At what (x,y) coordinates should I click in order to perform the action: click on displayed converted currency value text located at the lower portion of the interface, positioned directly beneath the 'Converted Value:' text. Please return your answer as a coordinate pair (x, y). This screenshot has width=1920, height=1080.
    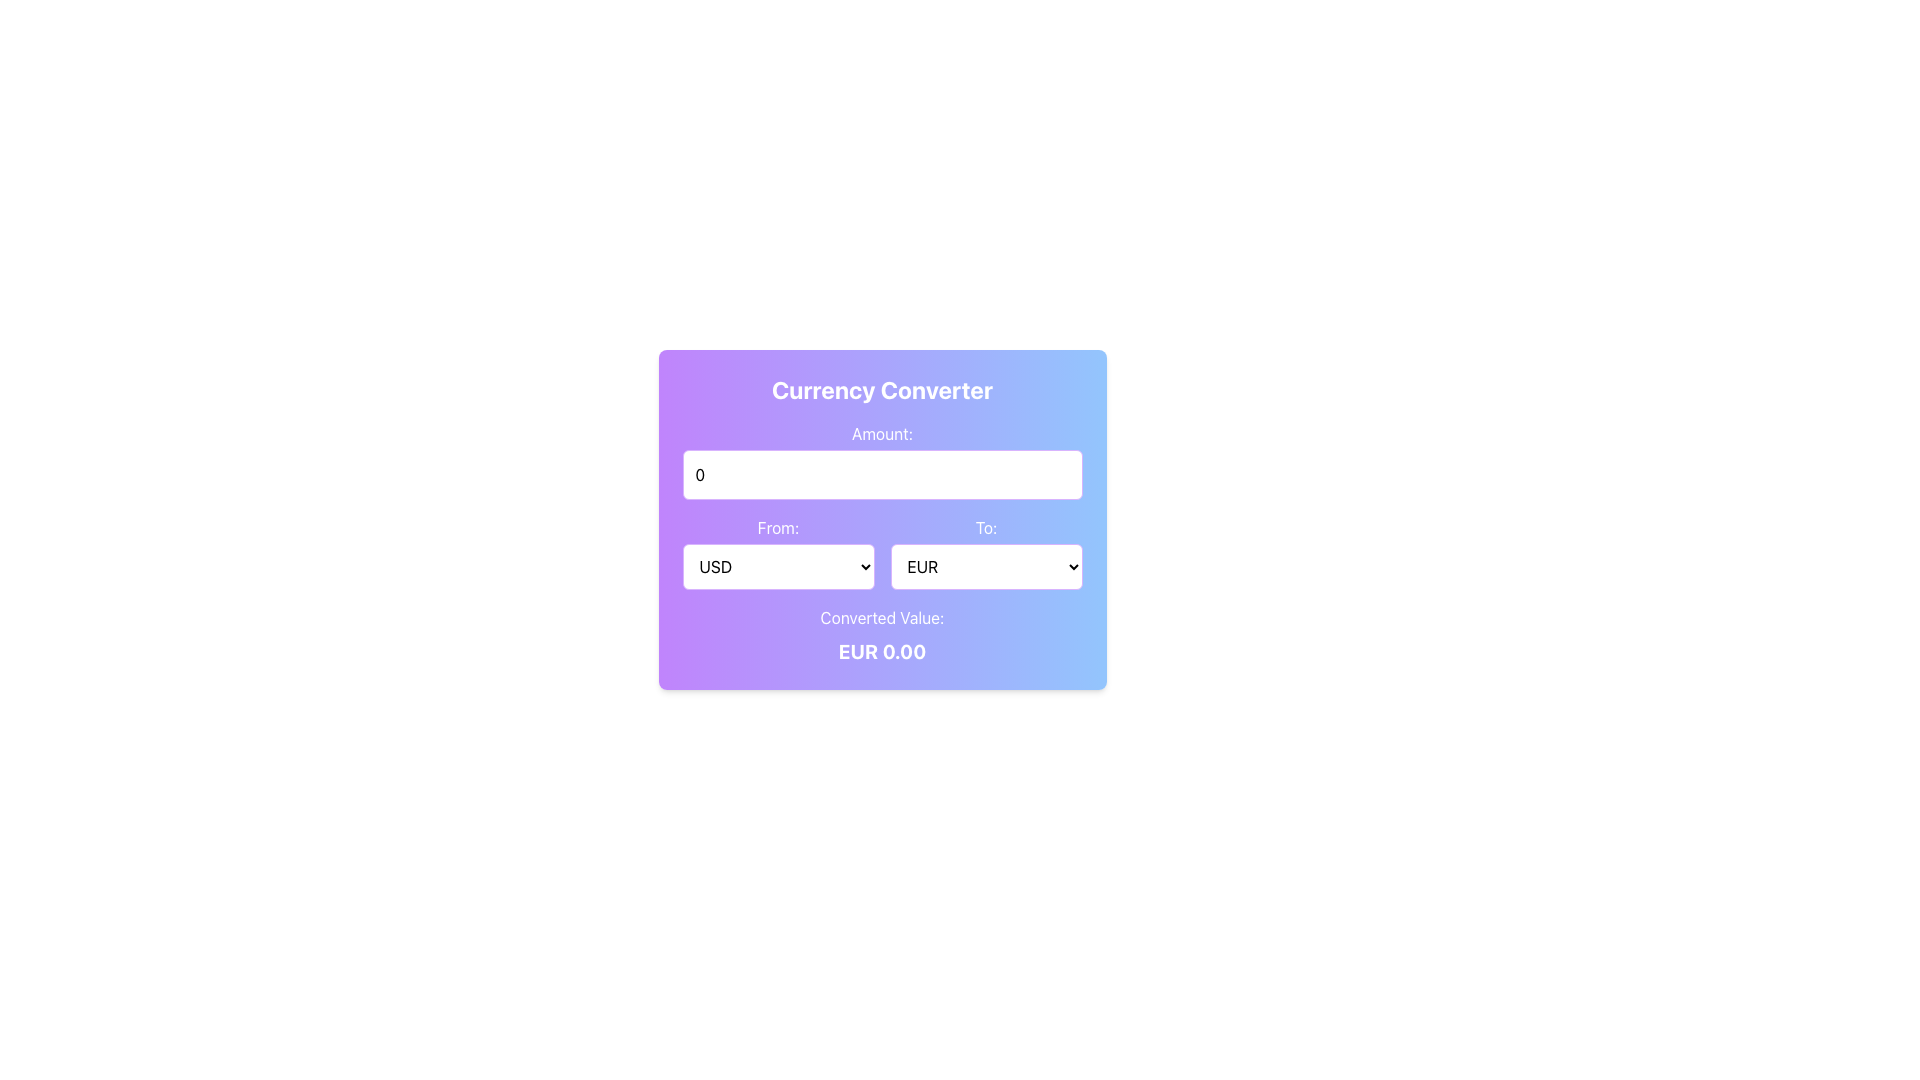
    Looking at the image, I should click on (881, 651).